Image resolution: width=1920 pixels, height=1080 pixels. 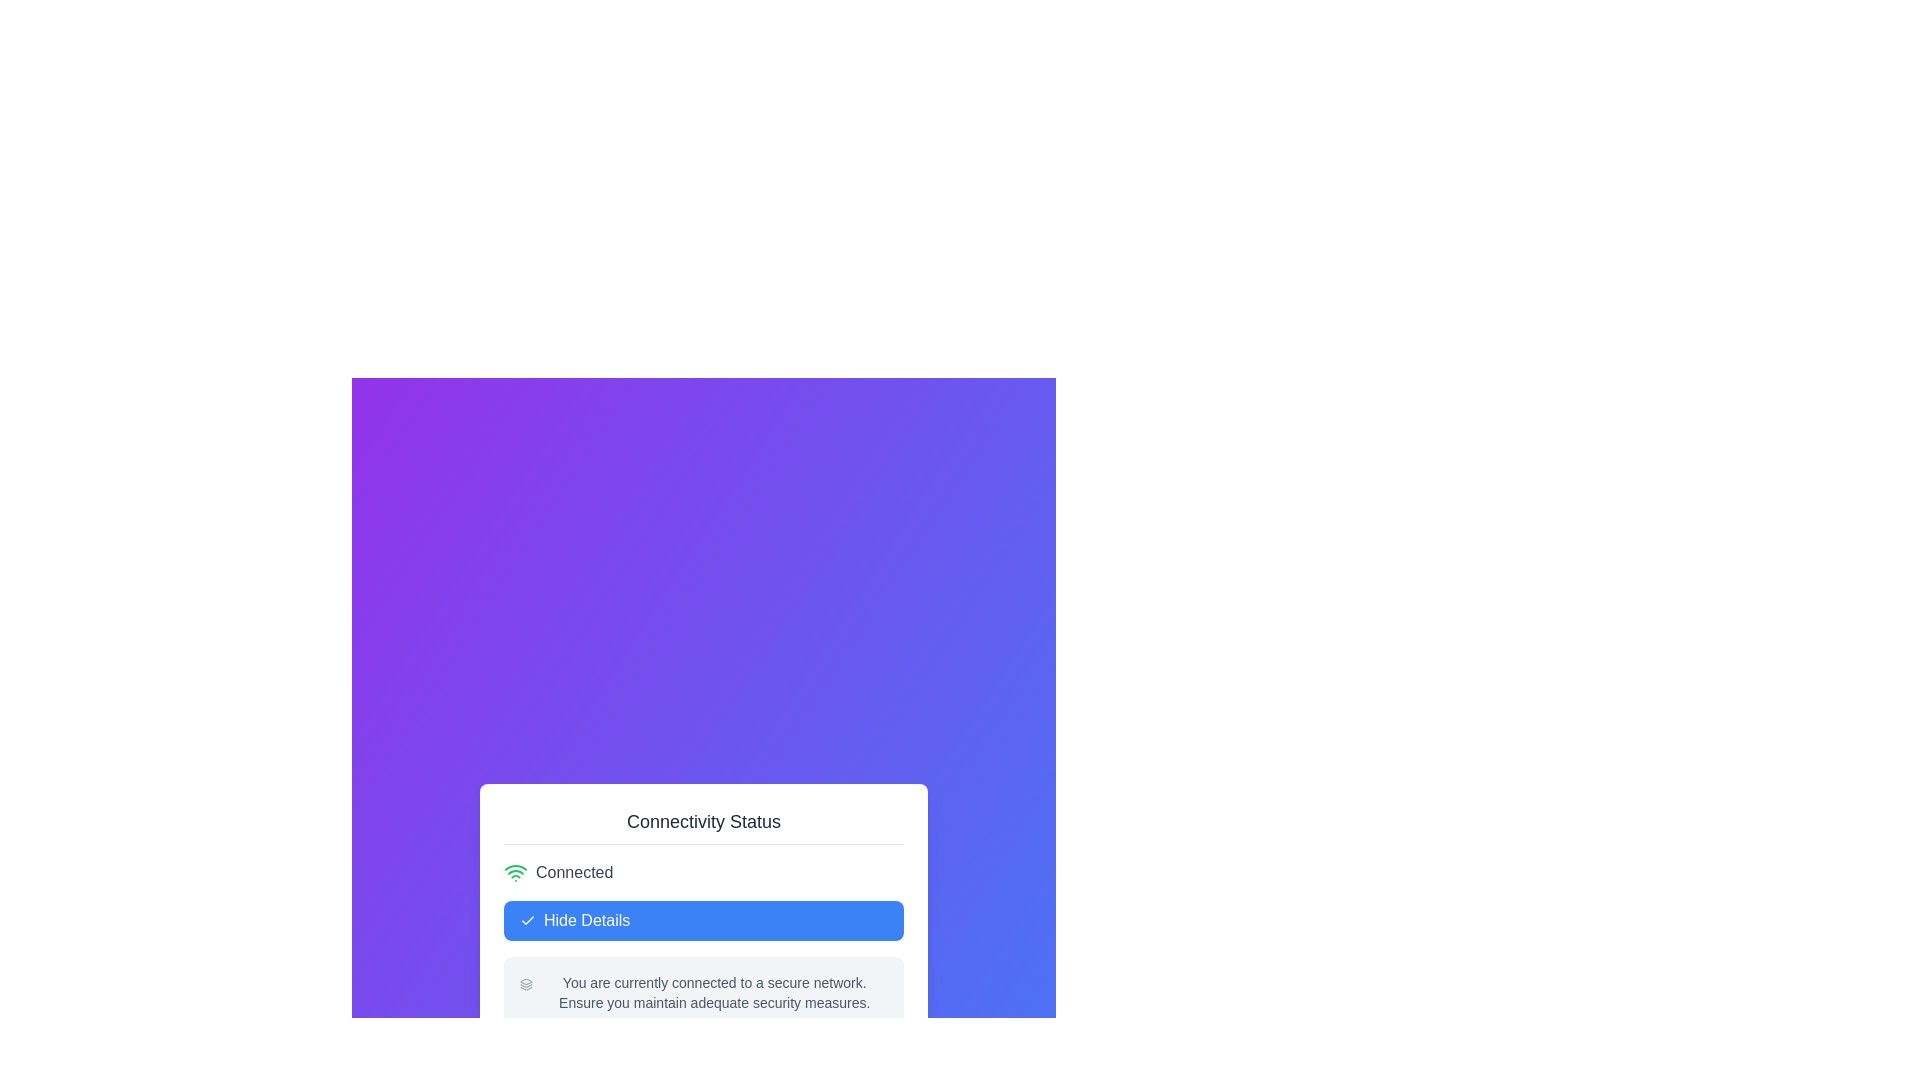 I want to click on static text element displaying the word 'Connected', which is styled in gray and located next to a Wi-Fi icon, so click(x=573, y=871).